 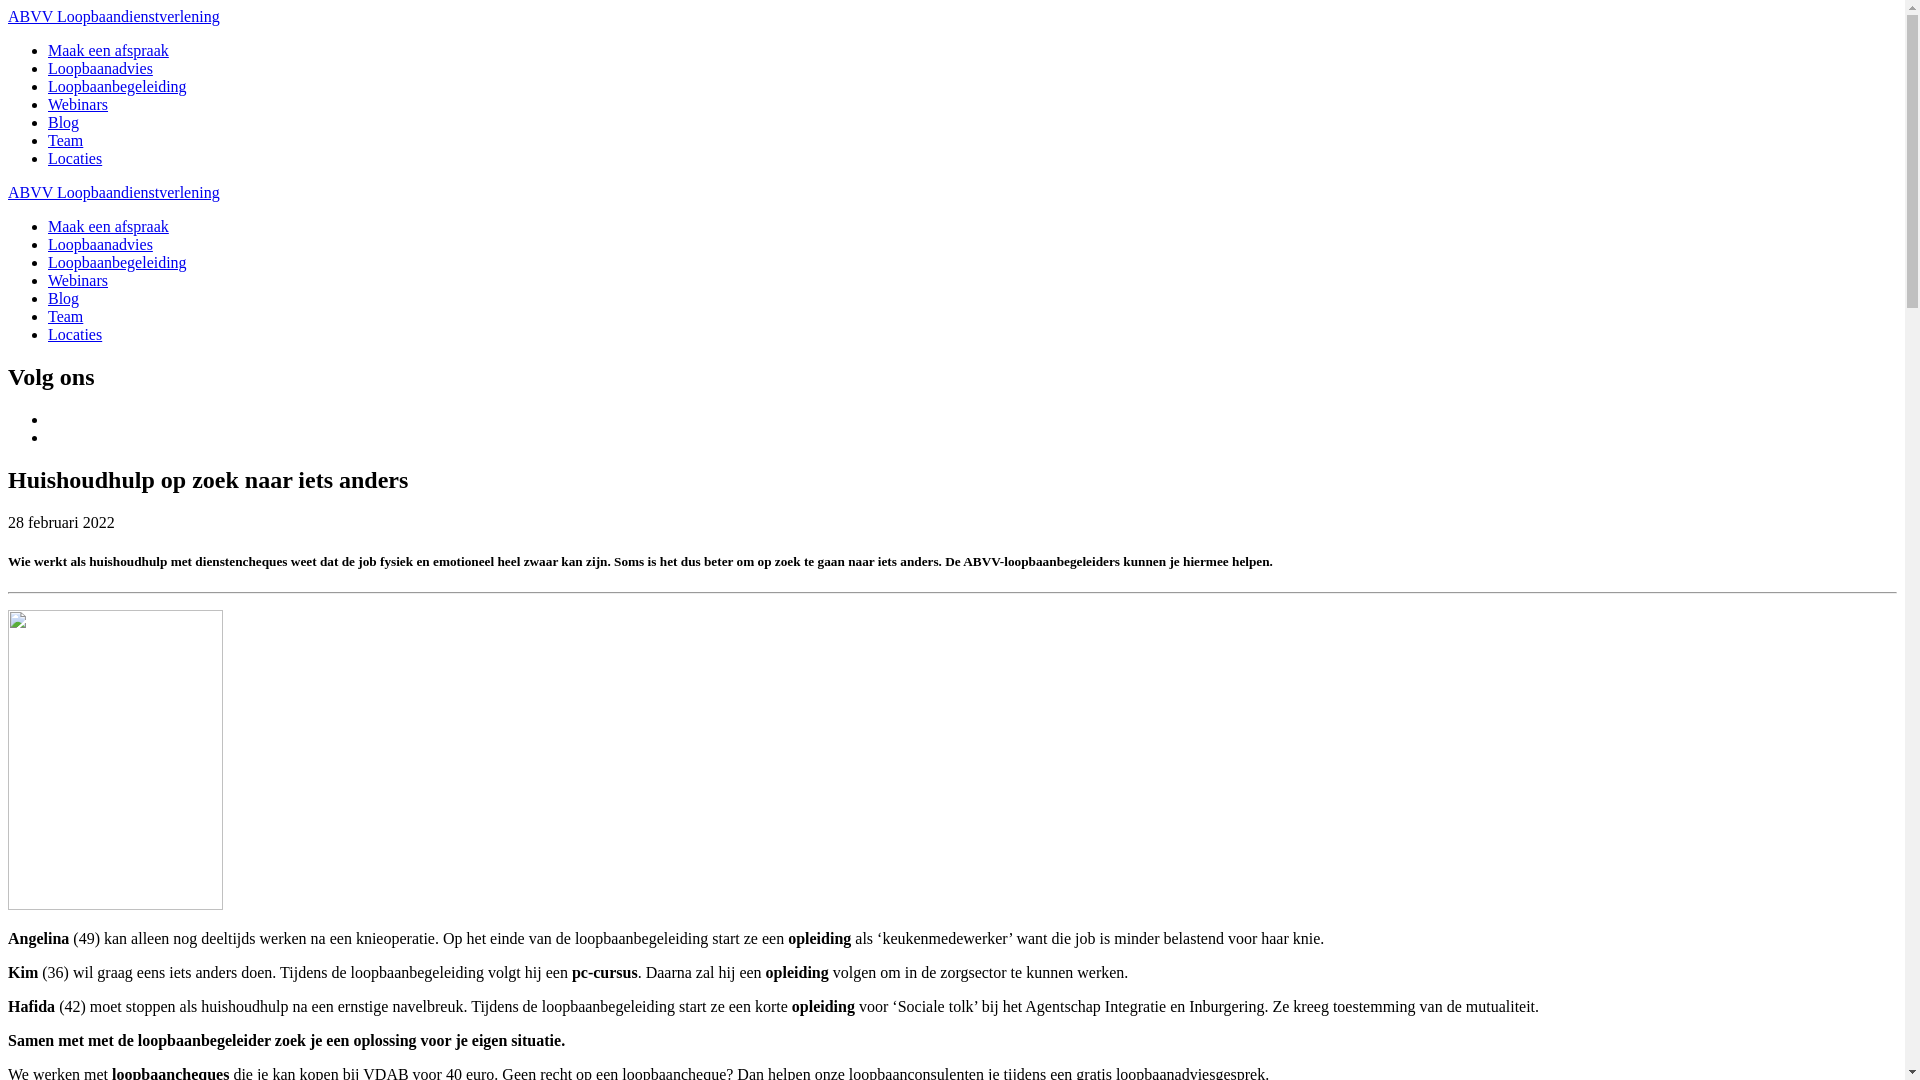 What do you see at coordinates (77, 280) in the screenshot?
I see `'Webinars'` at bounding box center [77, 280].